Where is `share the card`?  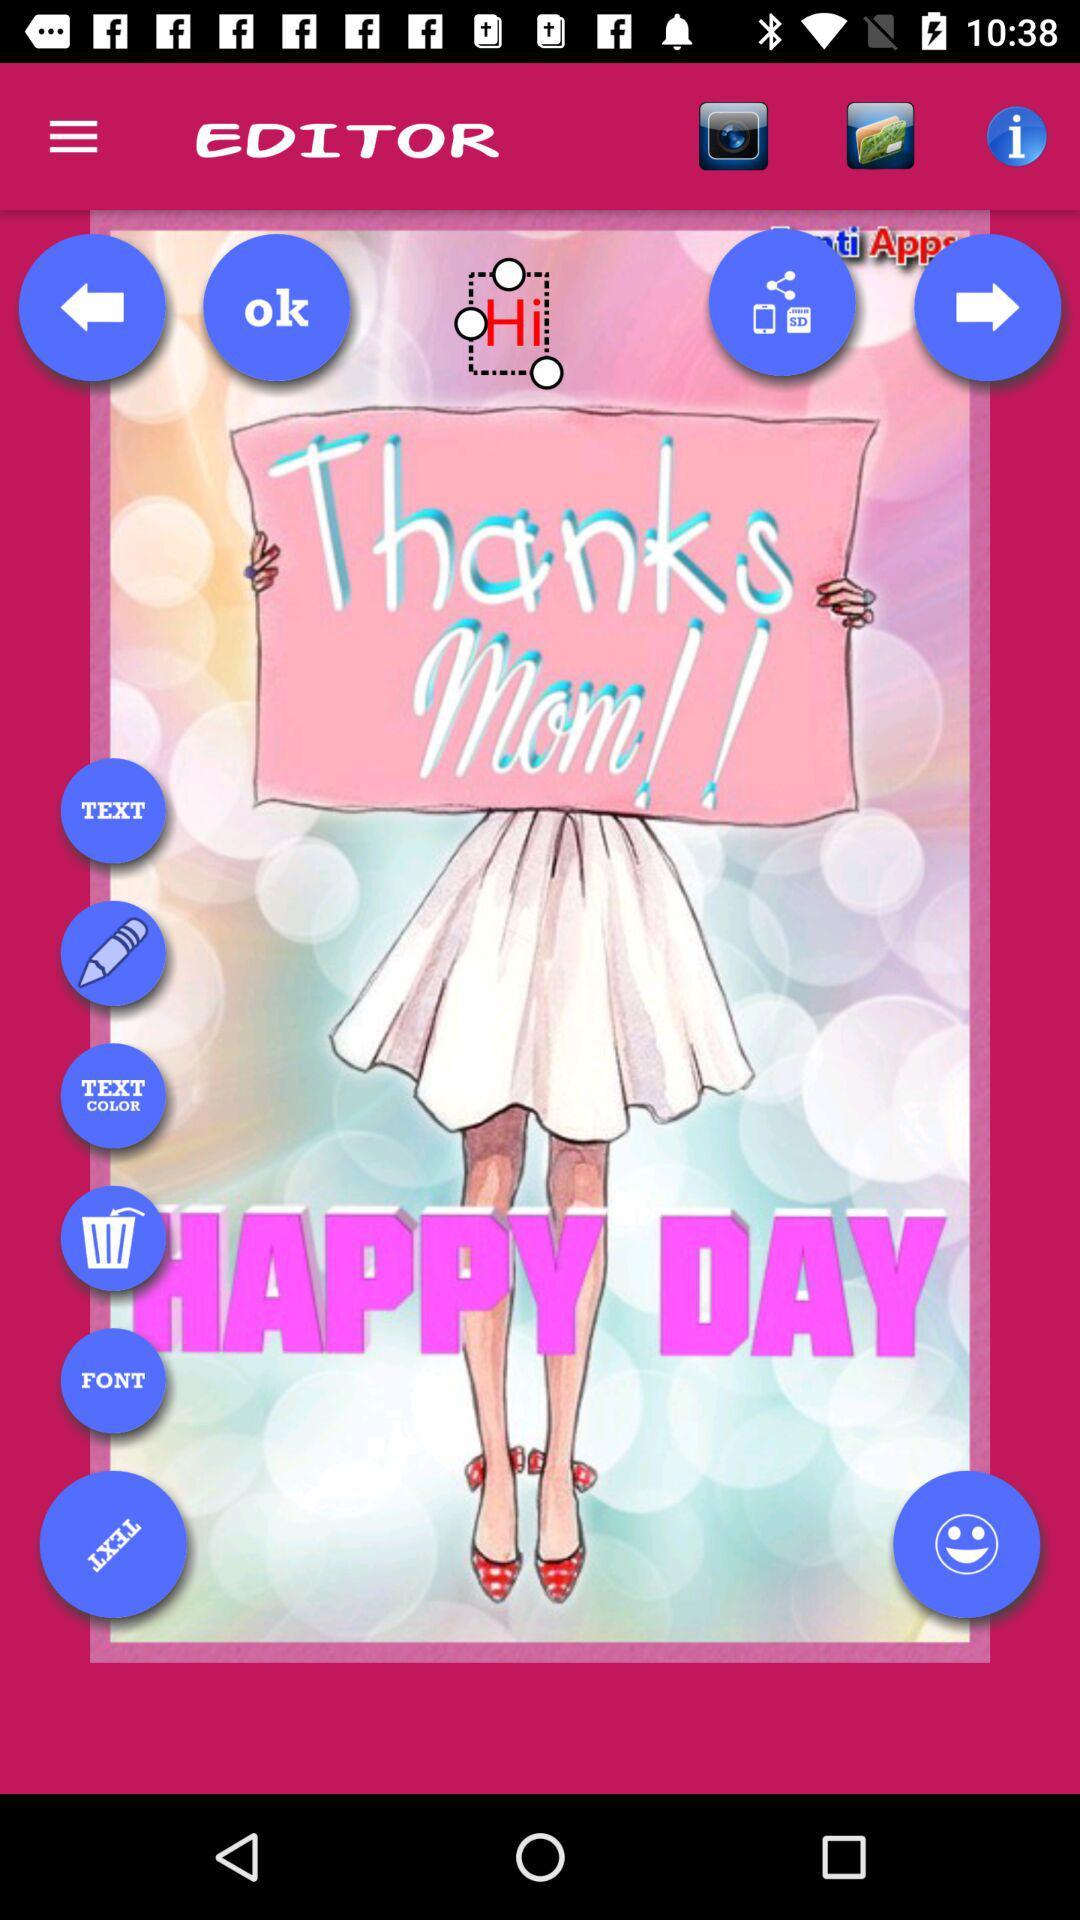 share the card is located at coordinates (781, 301).